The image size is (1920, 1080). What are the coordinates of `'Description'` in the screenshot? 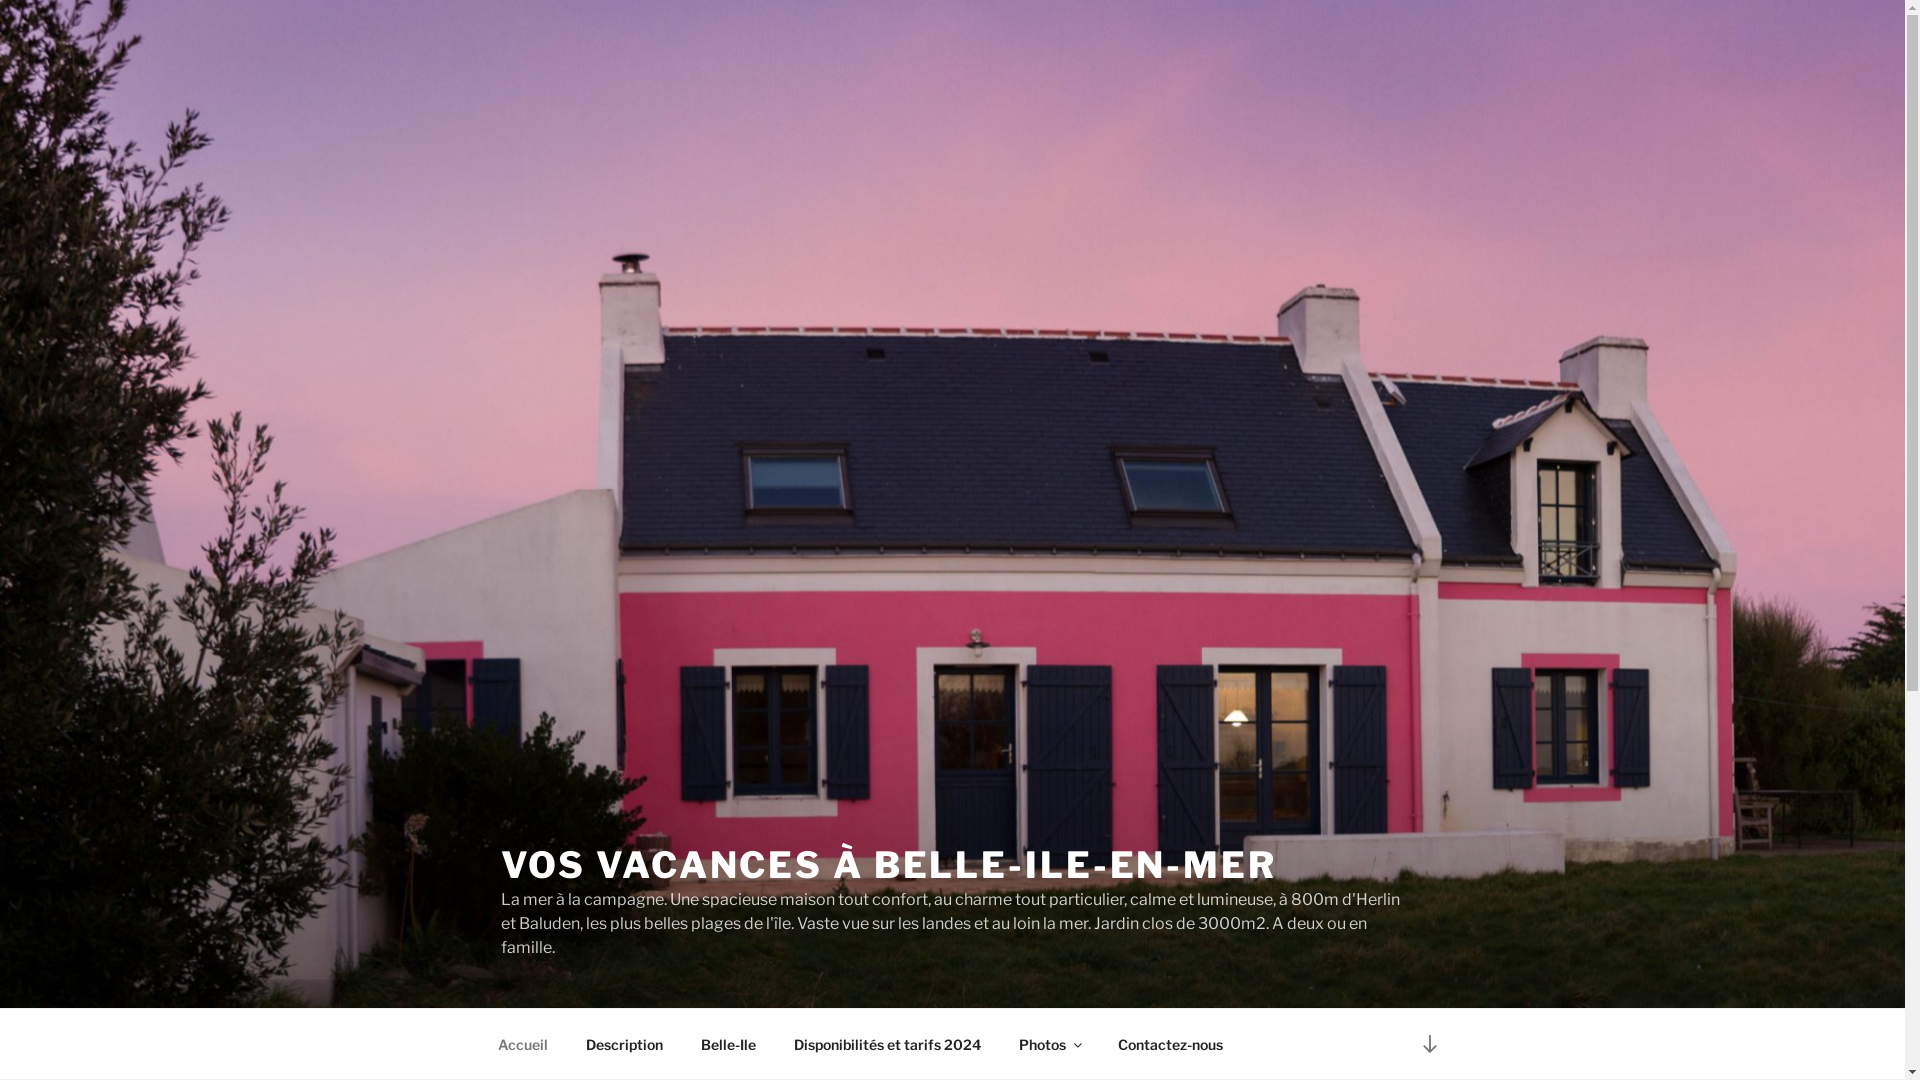 It's located at (623, 1043).